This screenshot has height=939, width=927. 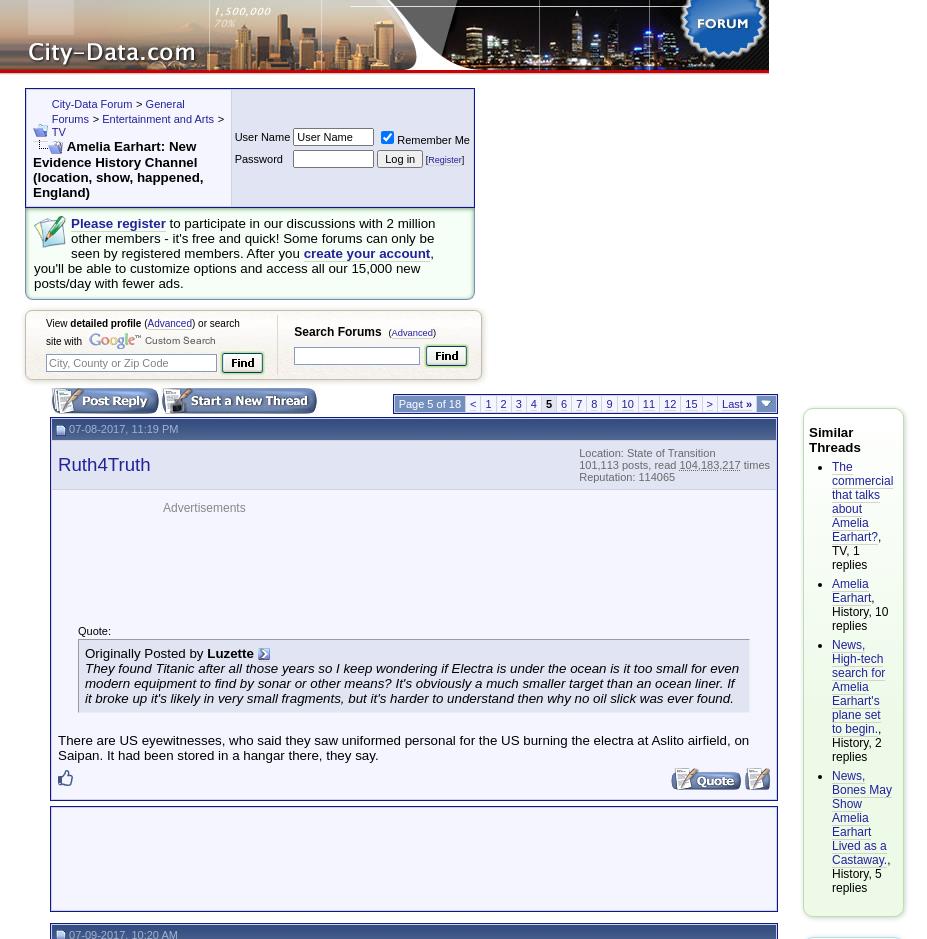 I want to click on '07-08-2017, 11:19 PM', so click(x=120, y=426).